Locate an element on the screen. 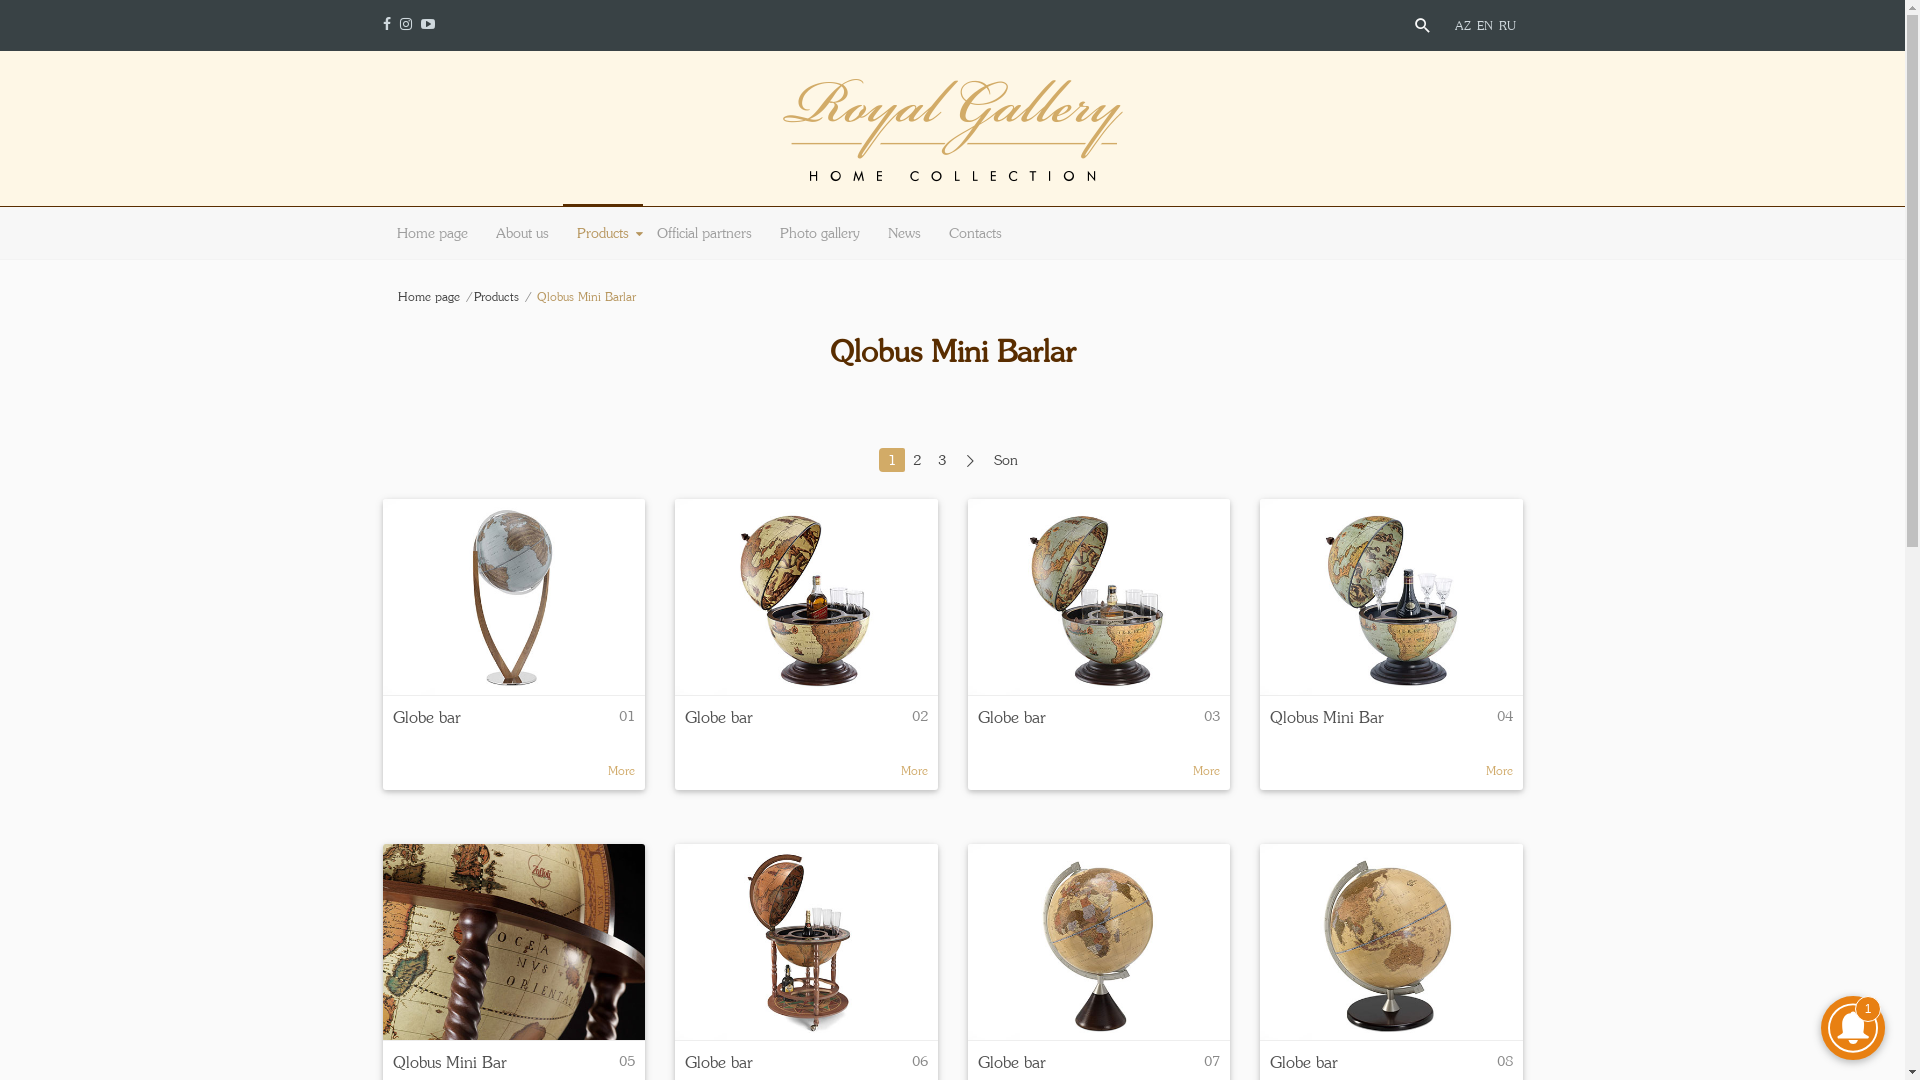 The width and height of the screenshot is (1920, 1080). 'Globe bar' is located at coordinates (685, 728).